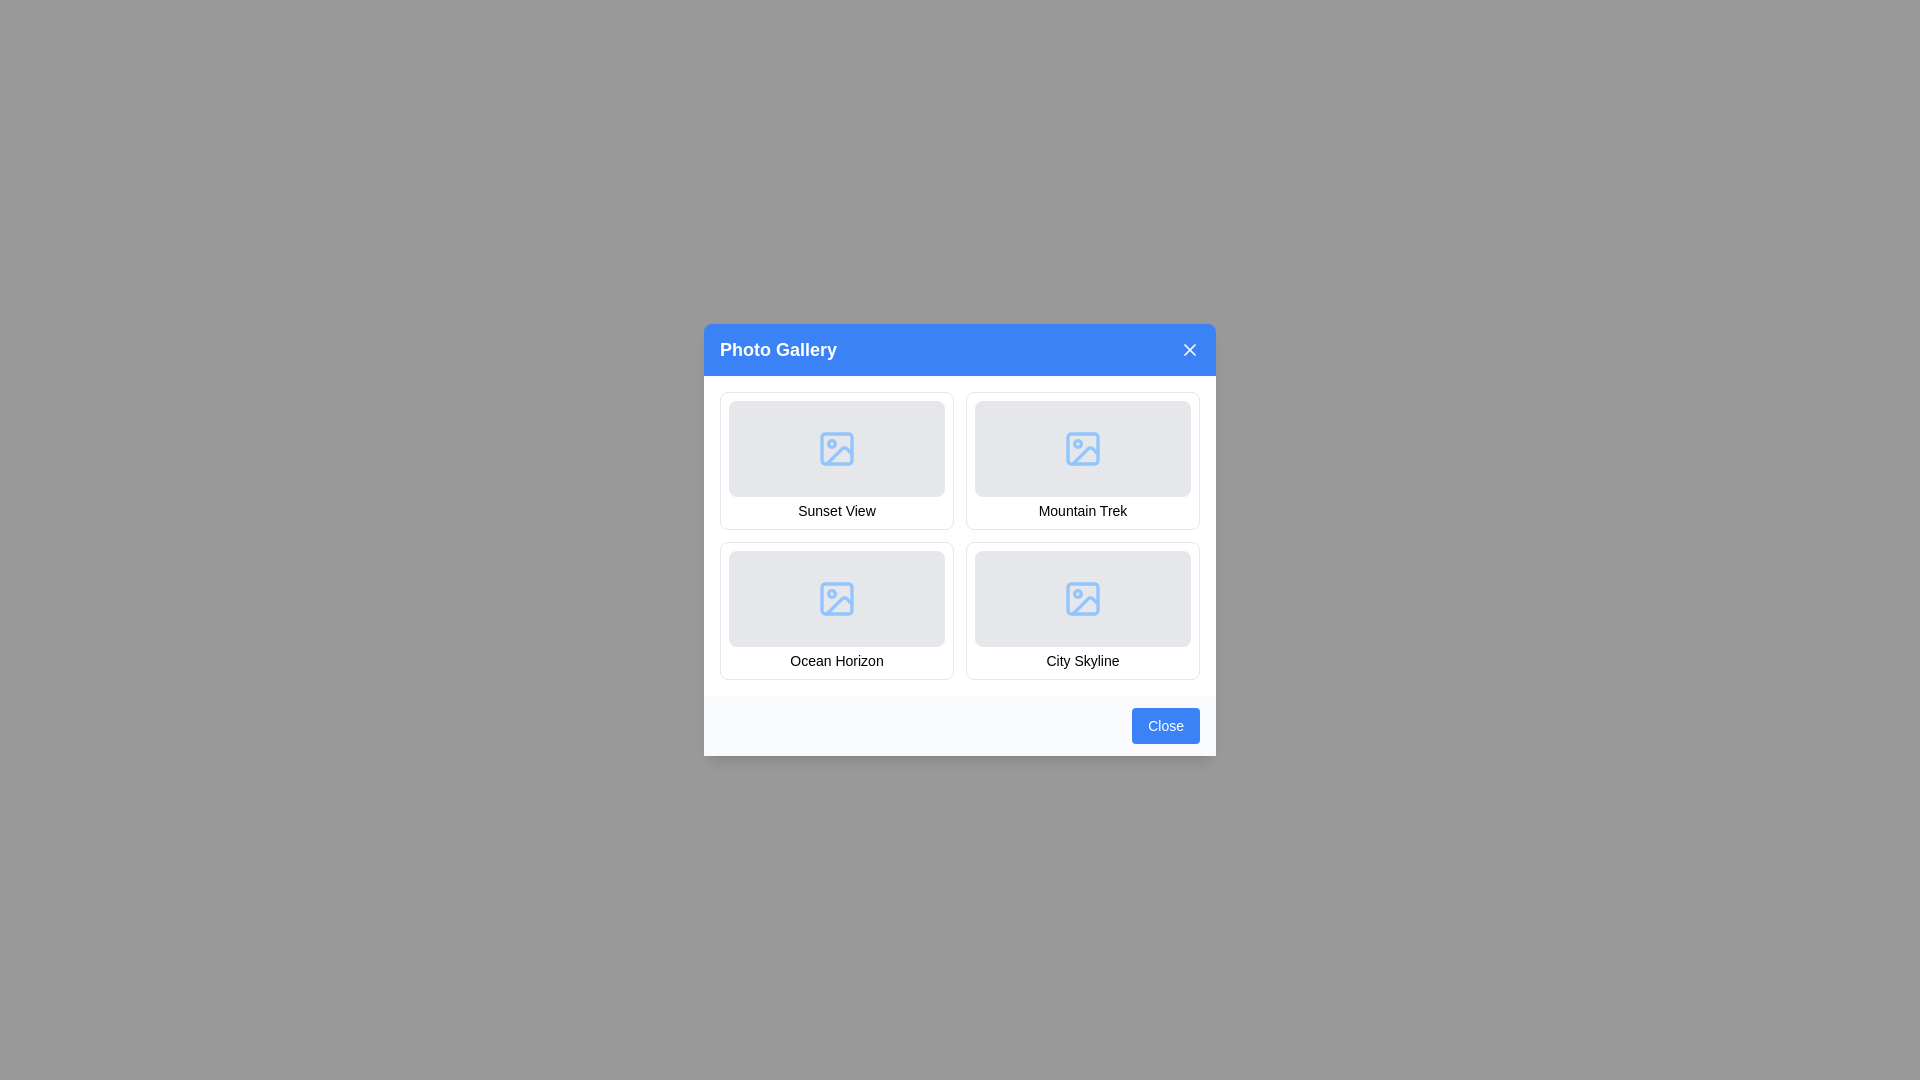 This screenshot has width=1920, height=1080. What do you see at coordinates (1082, 447) in the screenshot?
I see `the decorative rounded rectangle element inside the 'Mountain Trek' image grid cell in the modal window` at bounding box center [1082, 447].